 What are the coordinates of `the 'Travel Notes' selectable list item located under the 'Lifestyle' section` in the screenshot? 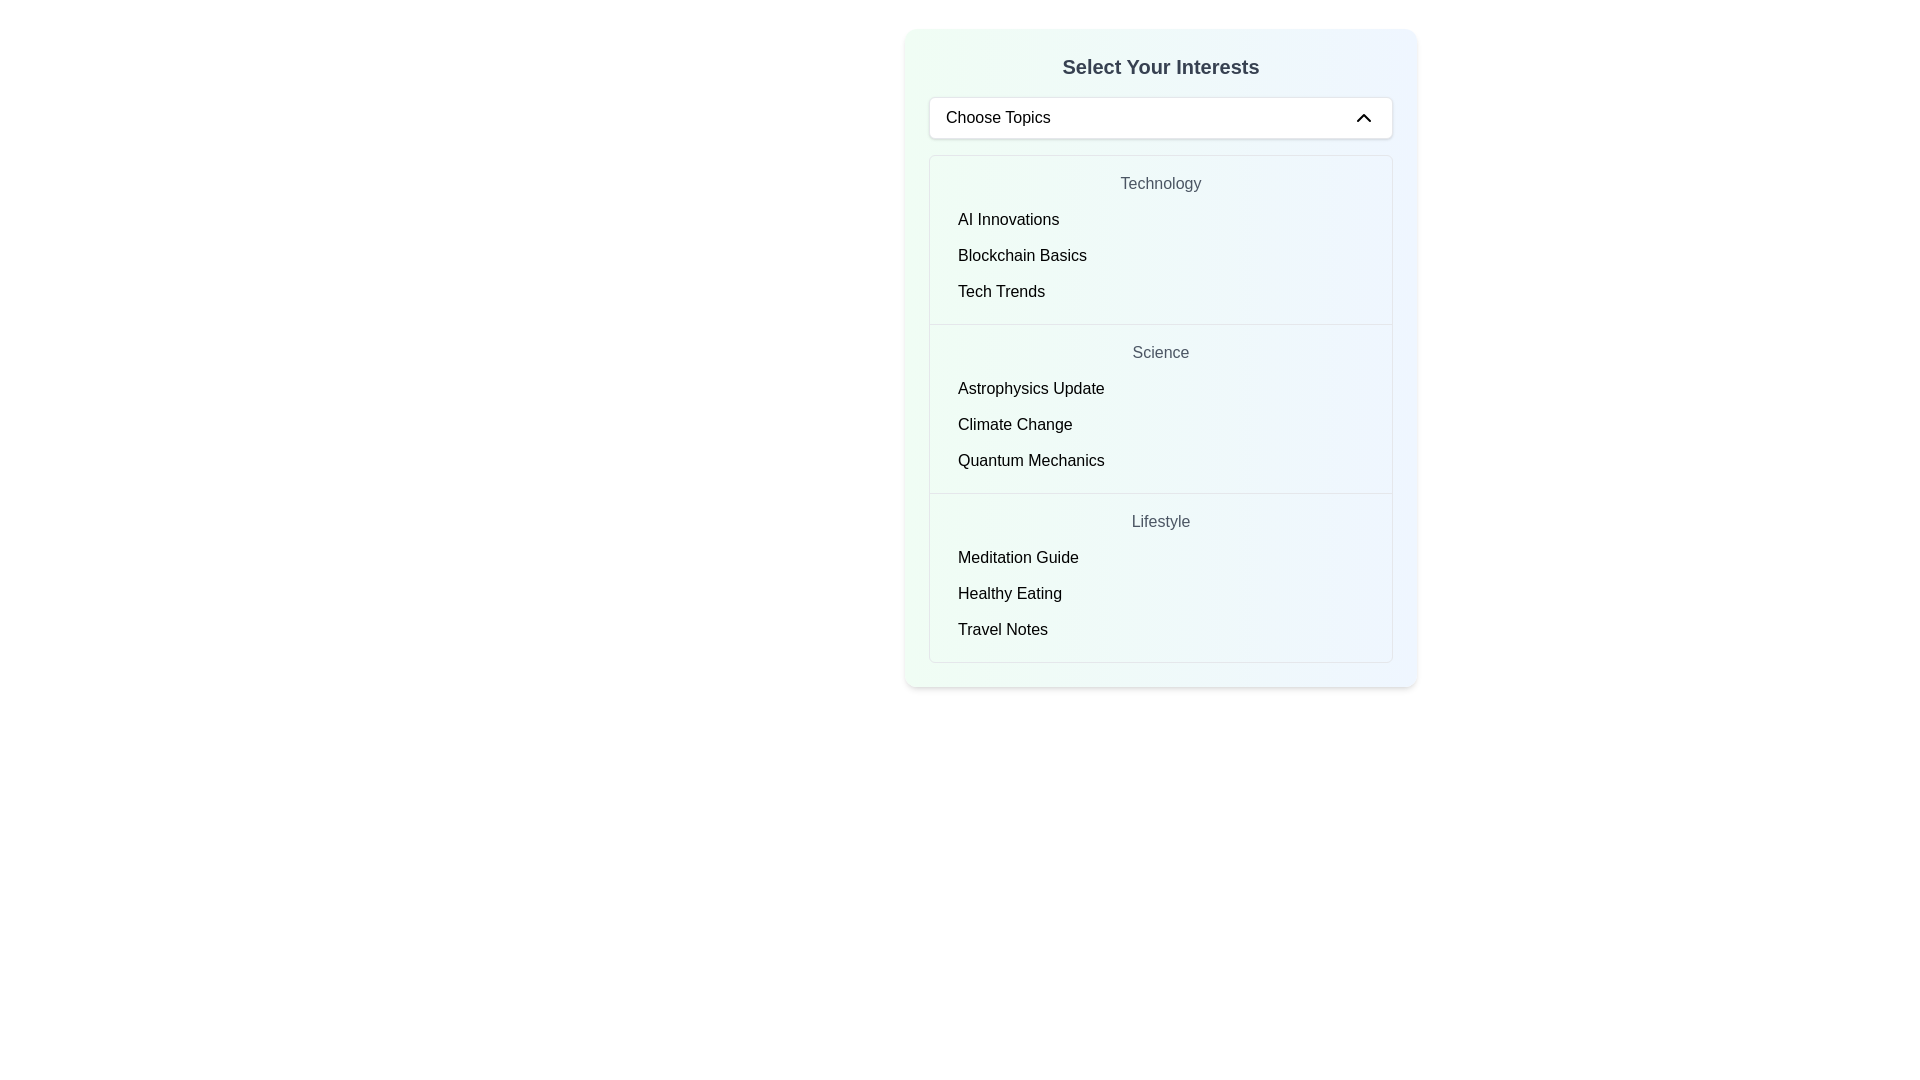 It's located at (1161, 628).